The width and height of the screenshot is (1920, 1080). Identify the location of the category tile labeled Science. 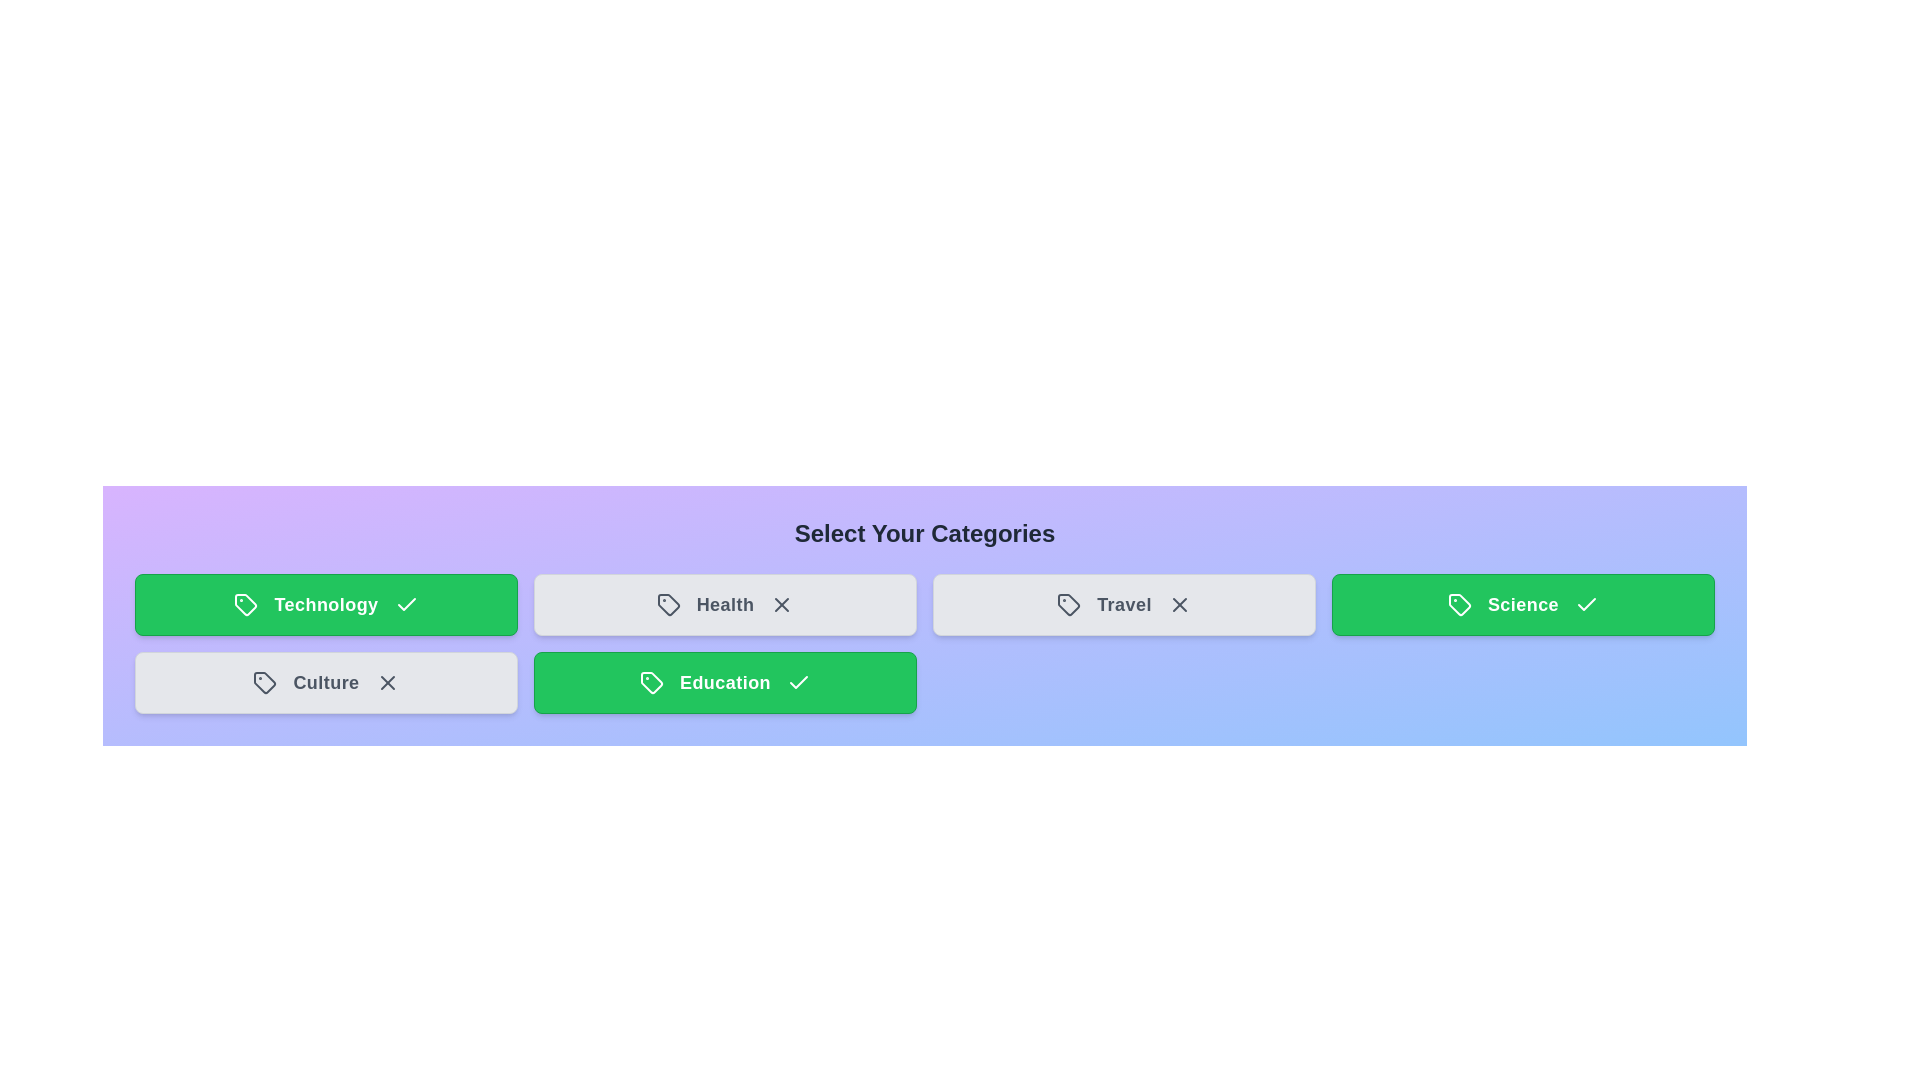
(1522, 604).